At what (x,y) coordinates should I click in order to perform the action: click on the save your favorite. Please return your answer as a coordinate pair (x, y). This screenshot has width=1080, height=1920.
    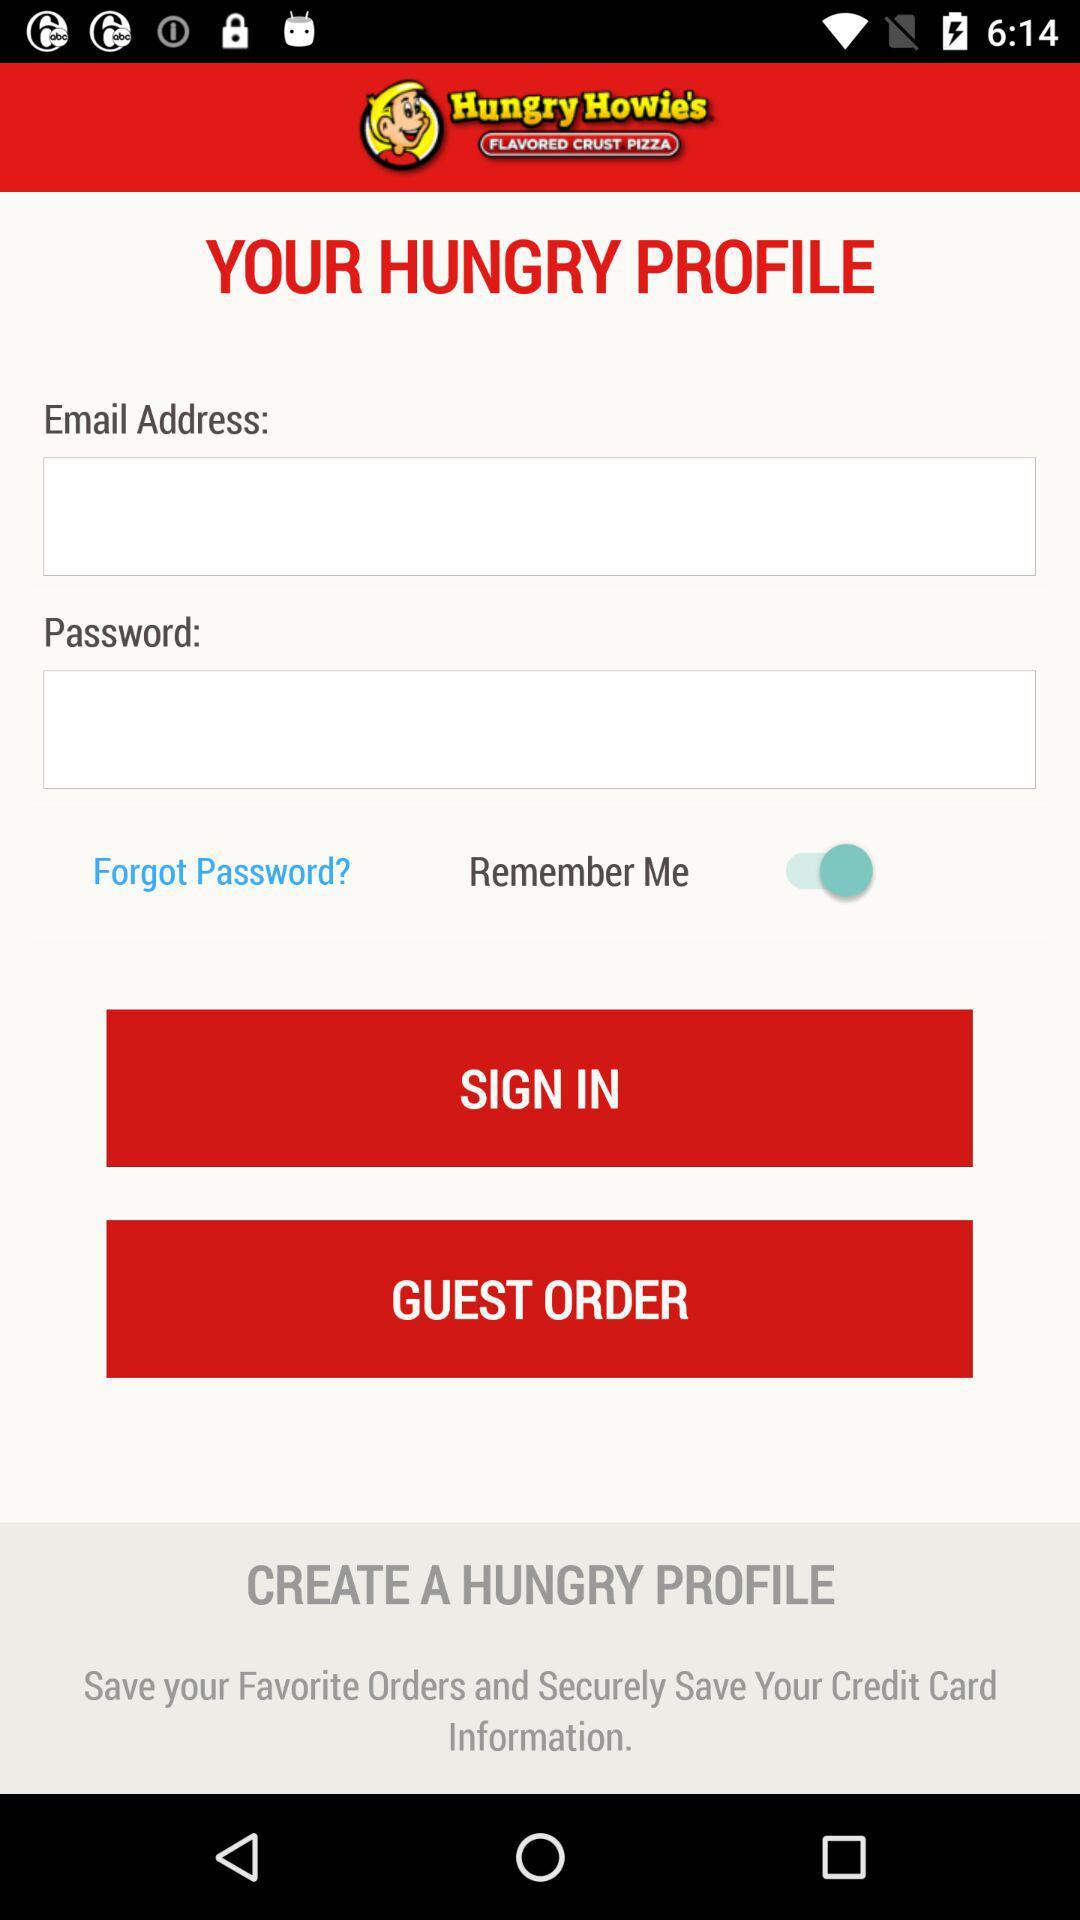
    Looking at the image, I should click on (540, 1708).